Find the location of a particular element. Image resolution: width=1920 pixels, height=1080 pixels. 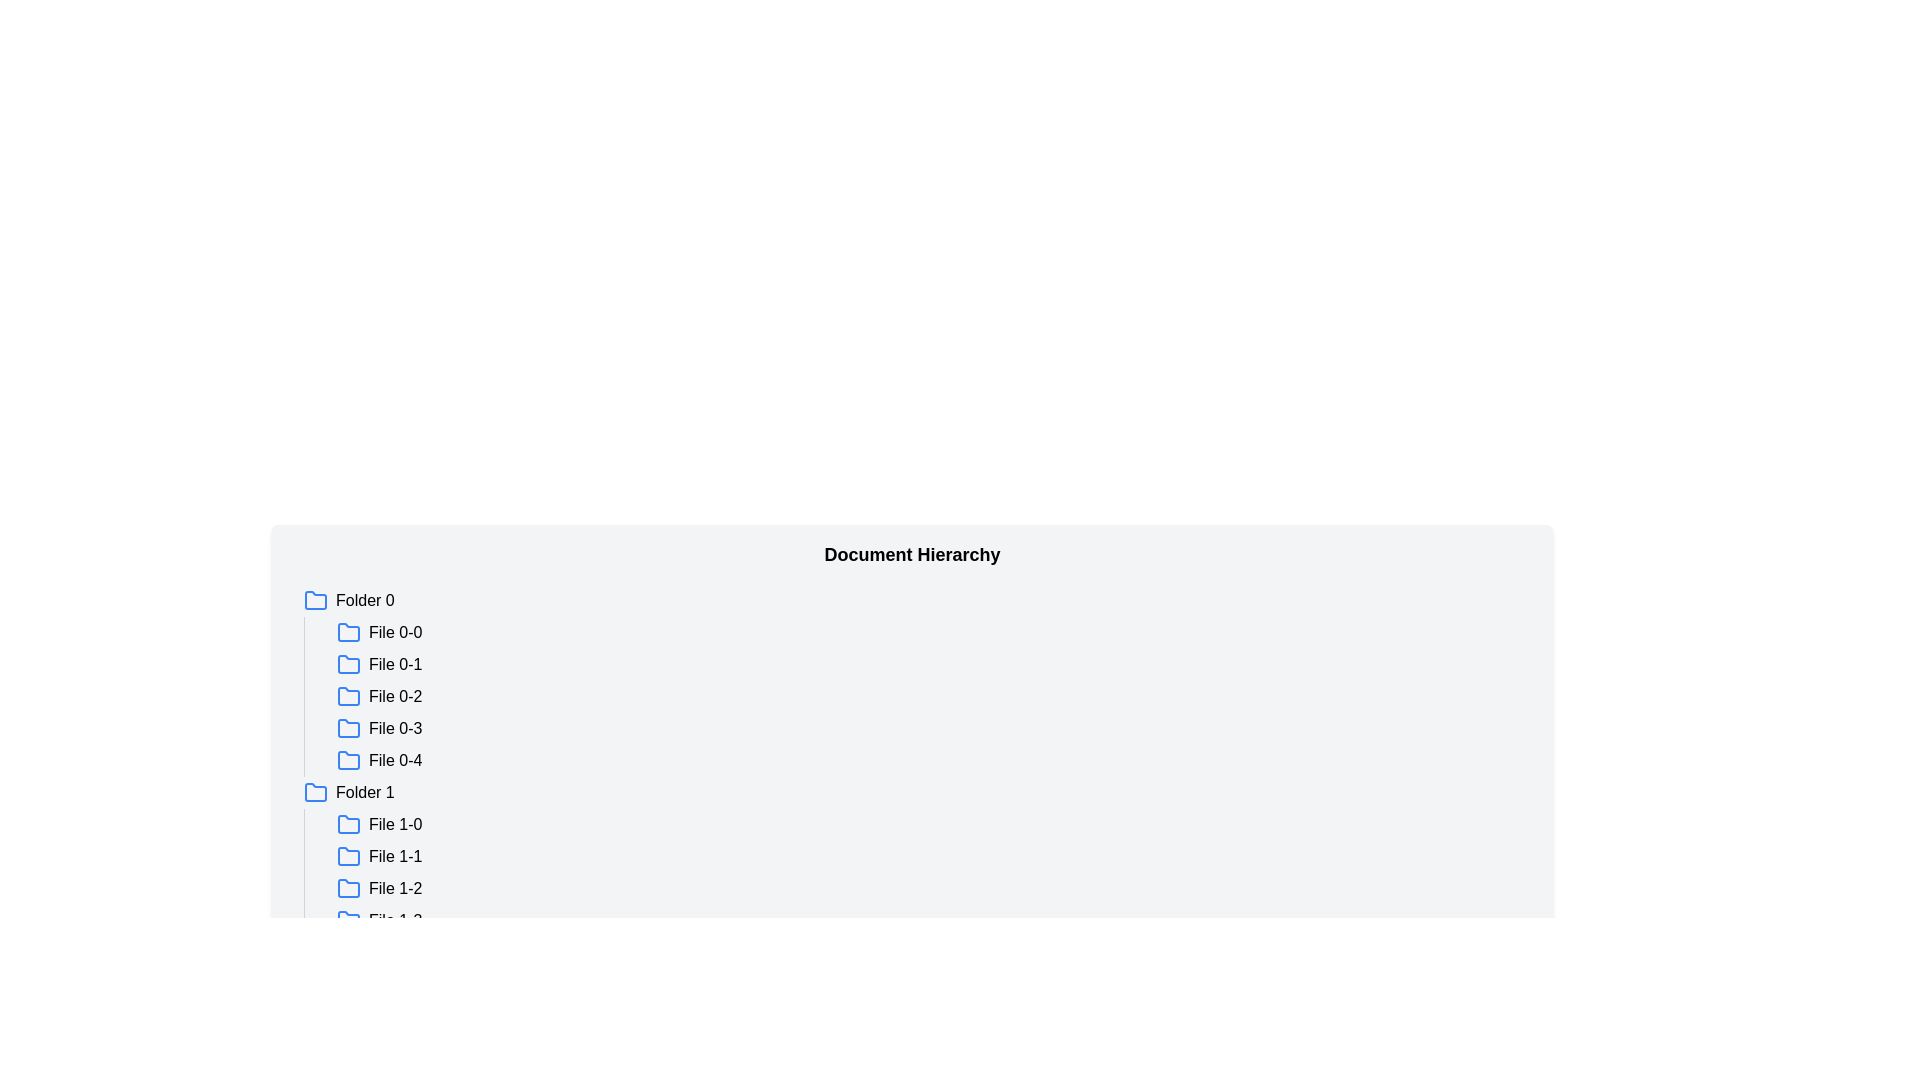

the text label 'File 1-0' which is the first file entry under 'Folder 1' is located at coordinates (395, 825).